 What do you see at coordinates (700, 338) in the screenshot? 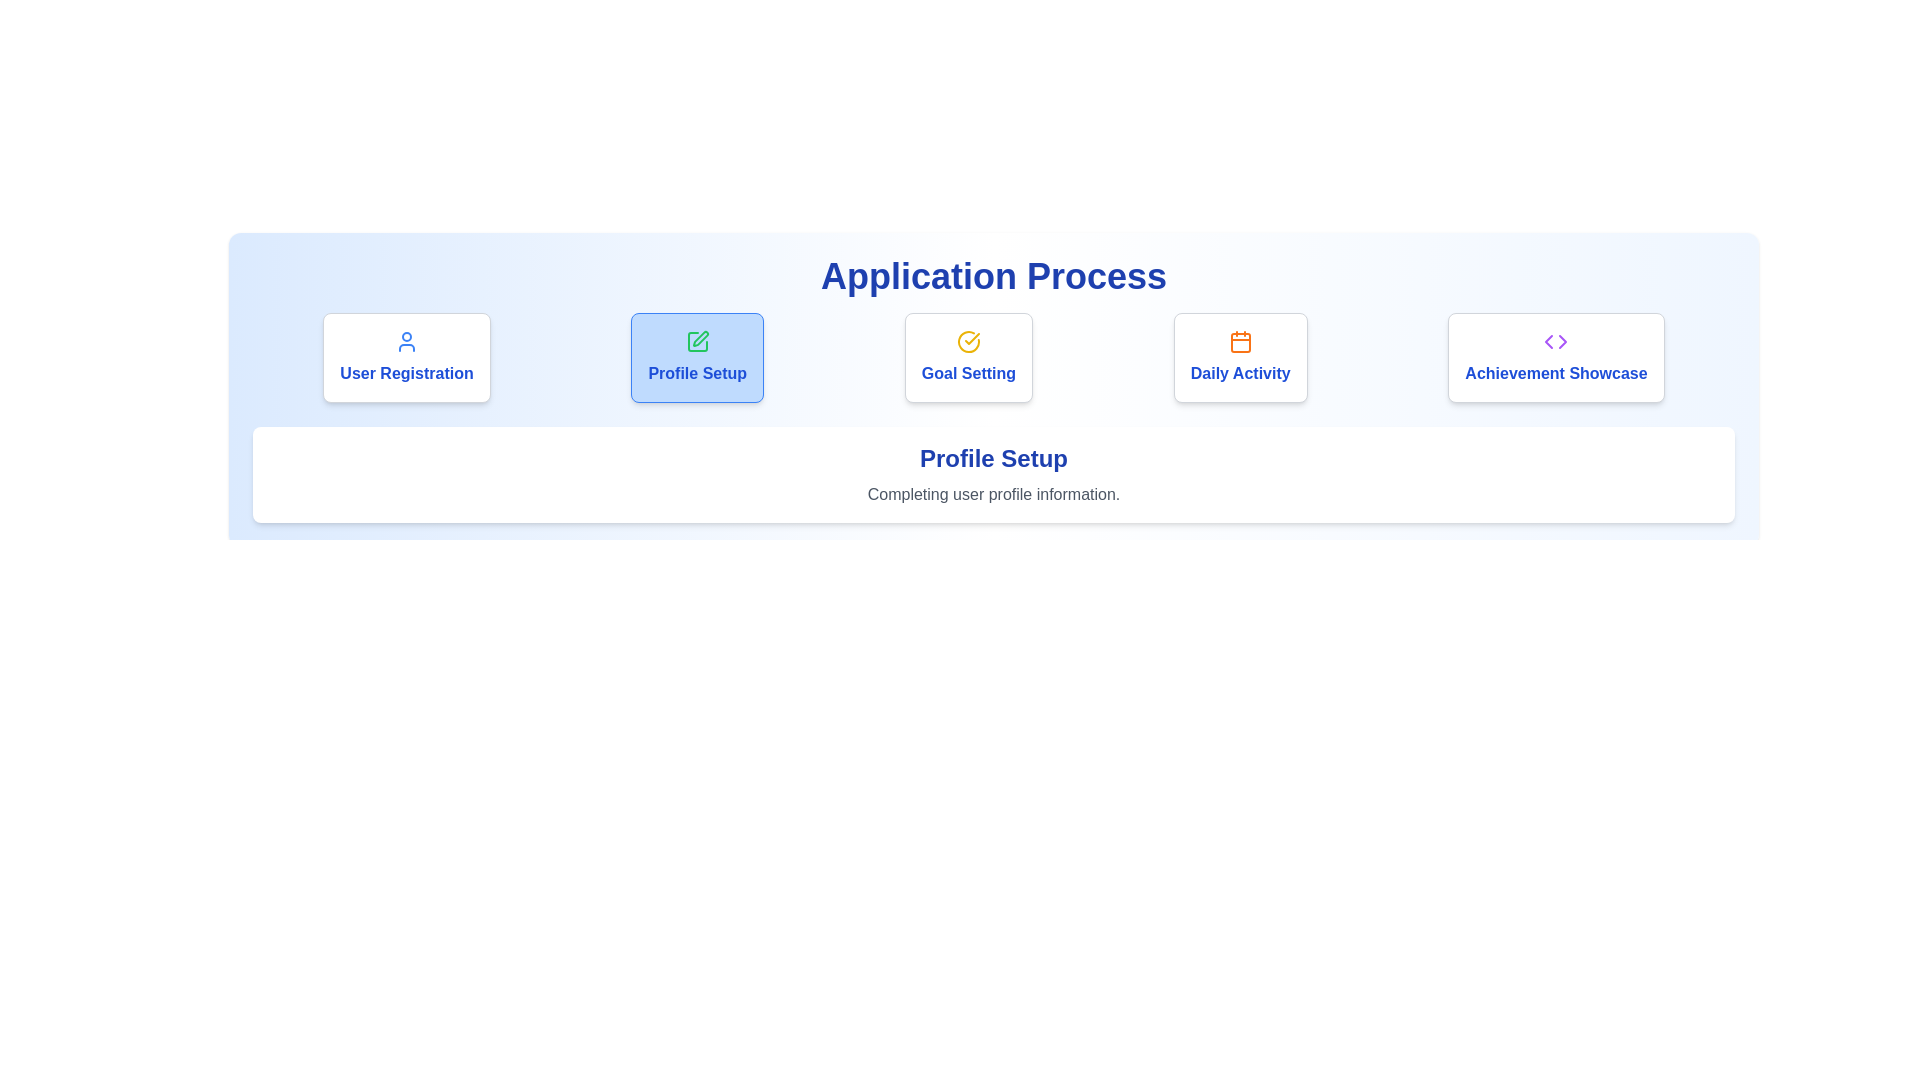
I see `the functionality of the profile setup icon located between the User Registration and Goal Setting buttons` at bounding box center [700, 338].